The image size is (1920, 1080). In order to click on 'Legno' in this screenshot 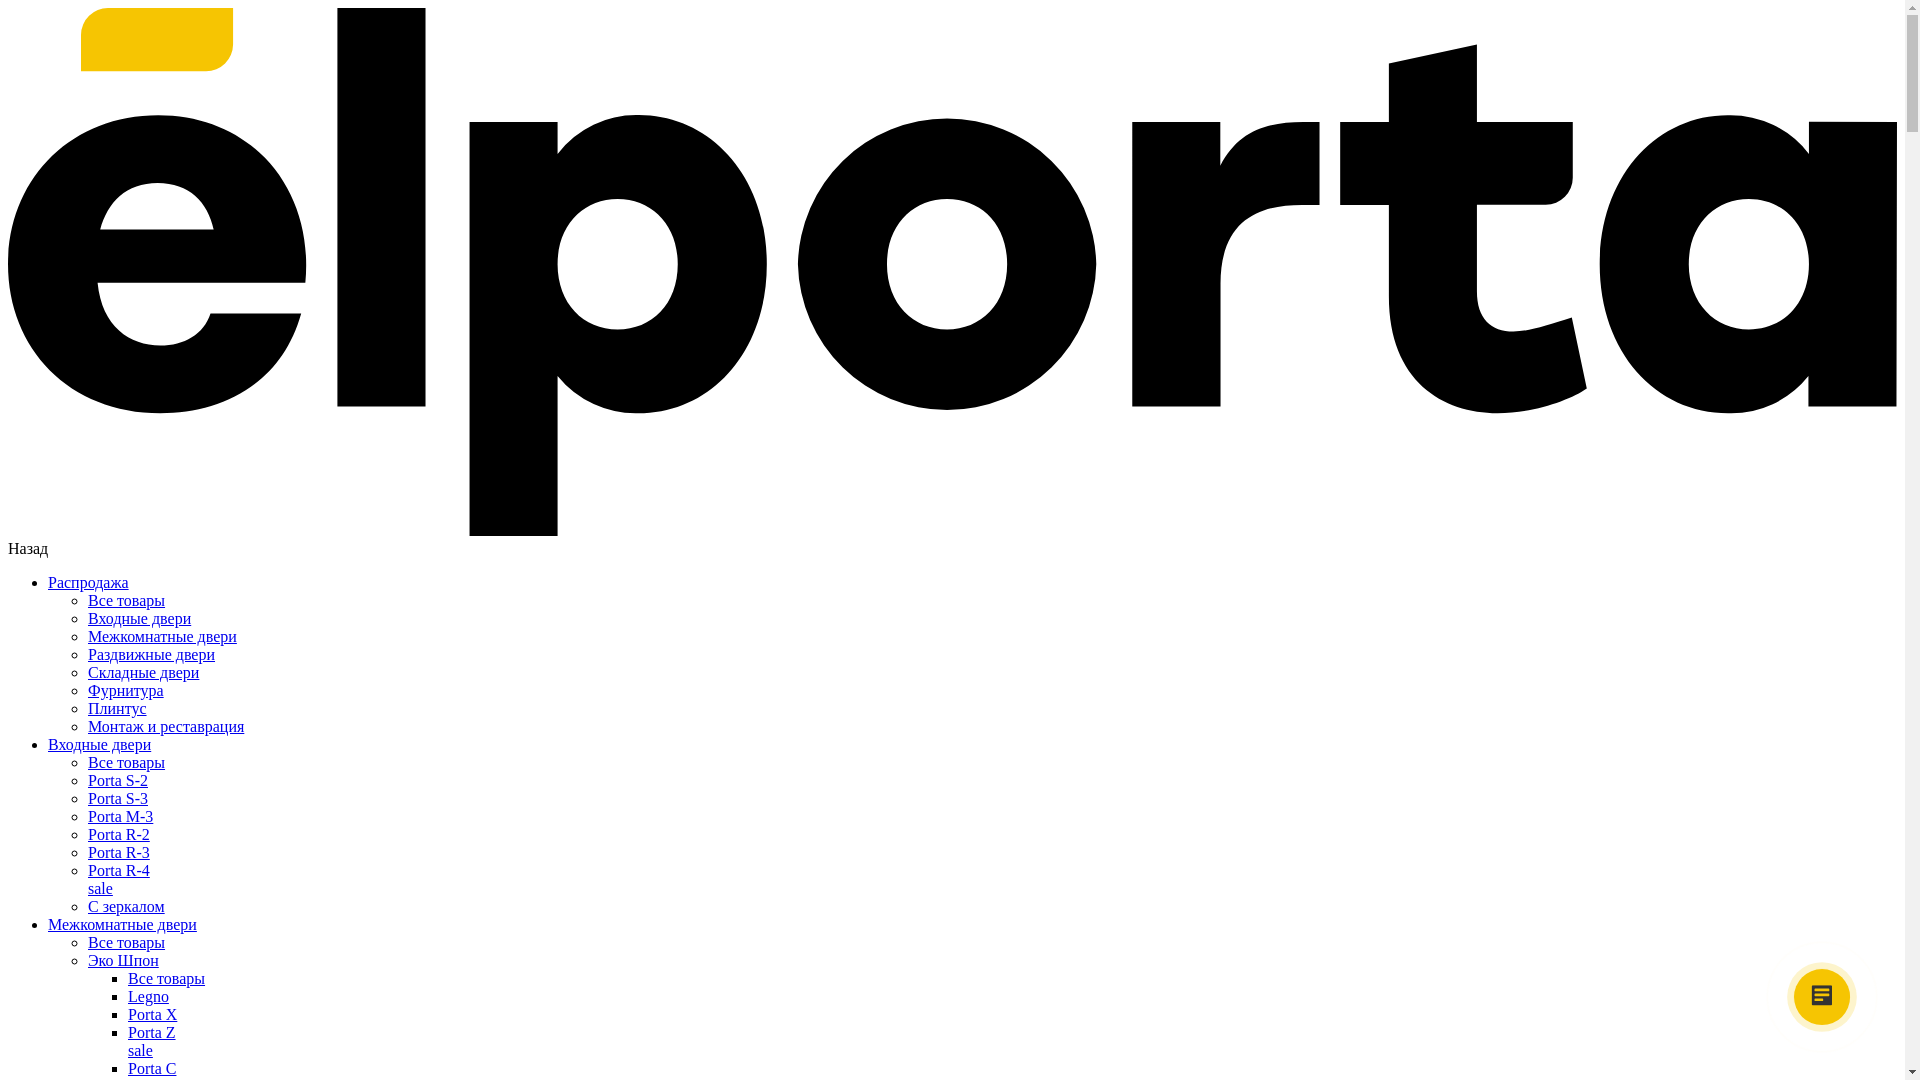, I will do `click(127, 996)`.